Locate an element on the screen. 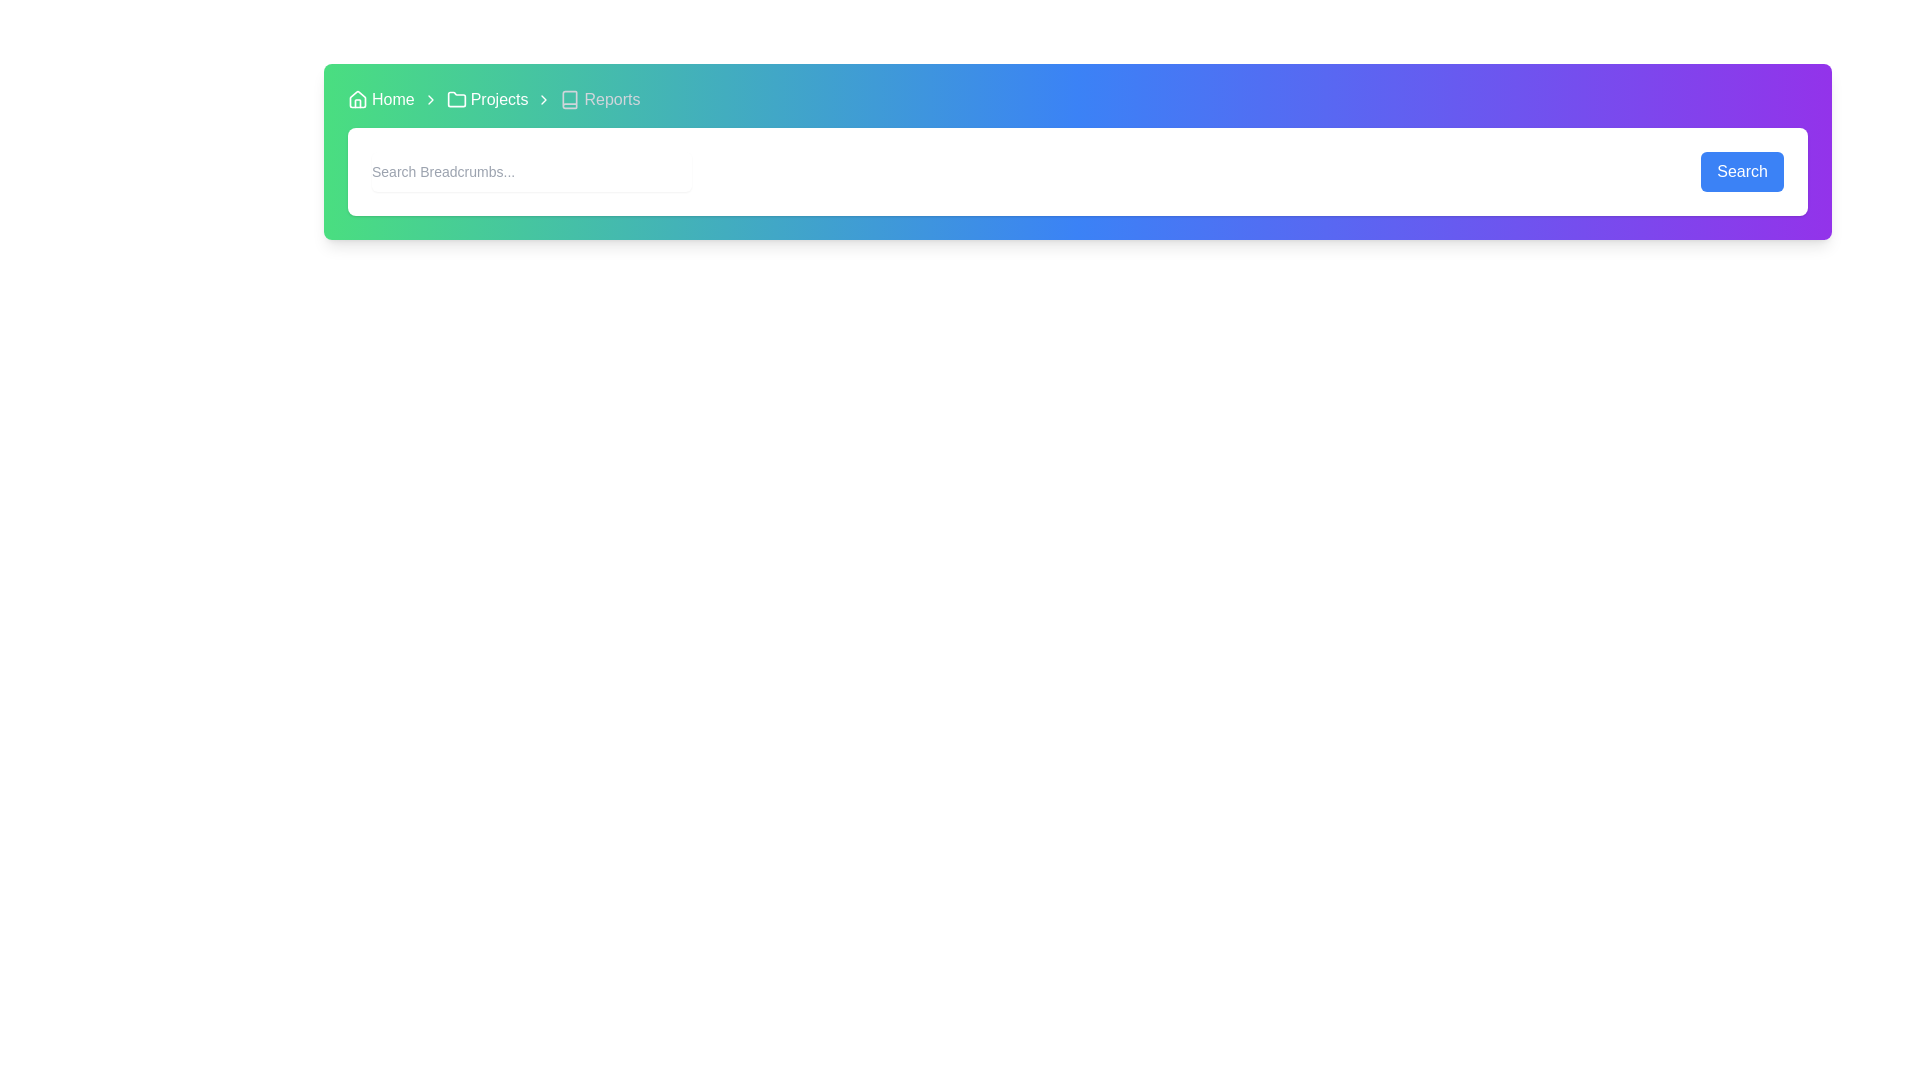 Image resolution: width=1920 pixels, height=1080 pixels. the folder icon in the breadcrumb navigation bar that visually represents the 'Projects' link, positioned to the left of the text 'Projects' is located at coordinates (455, 100).